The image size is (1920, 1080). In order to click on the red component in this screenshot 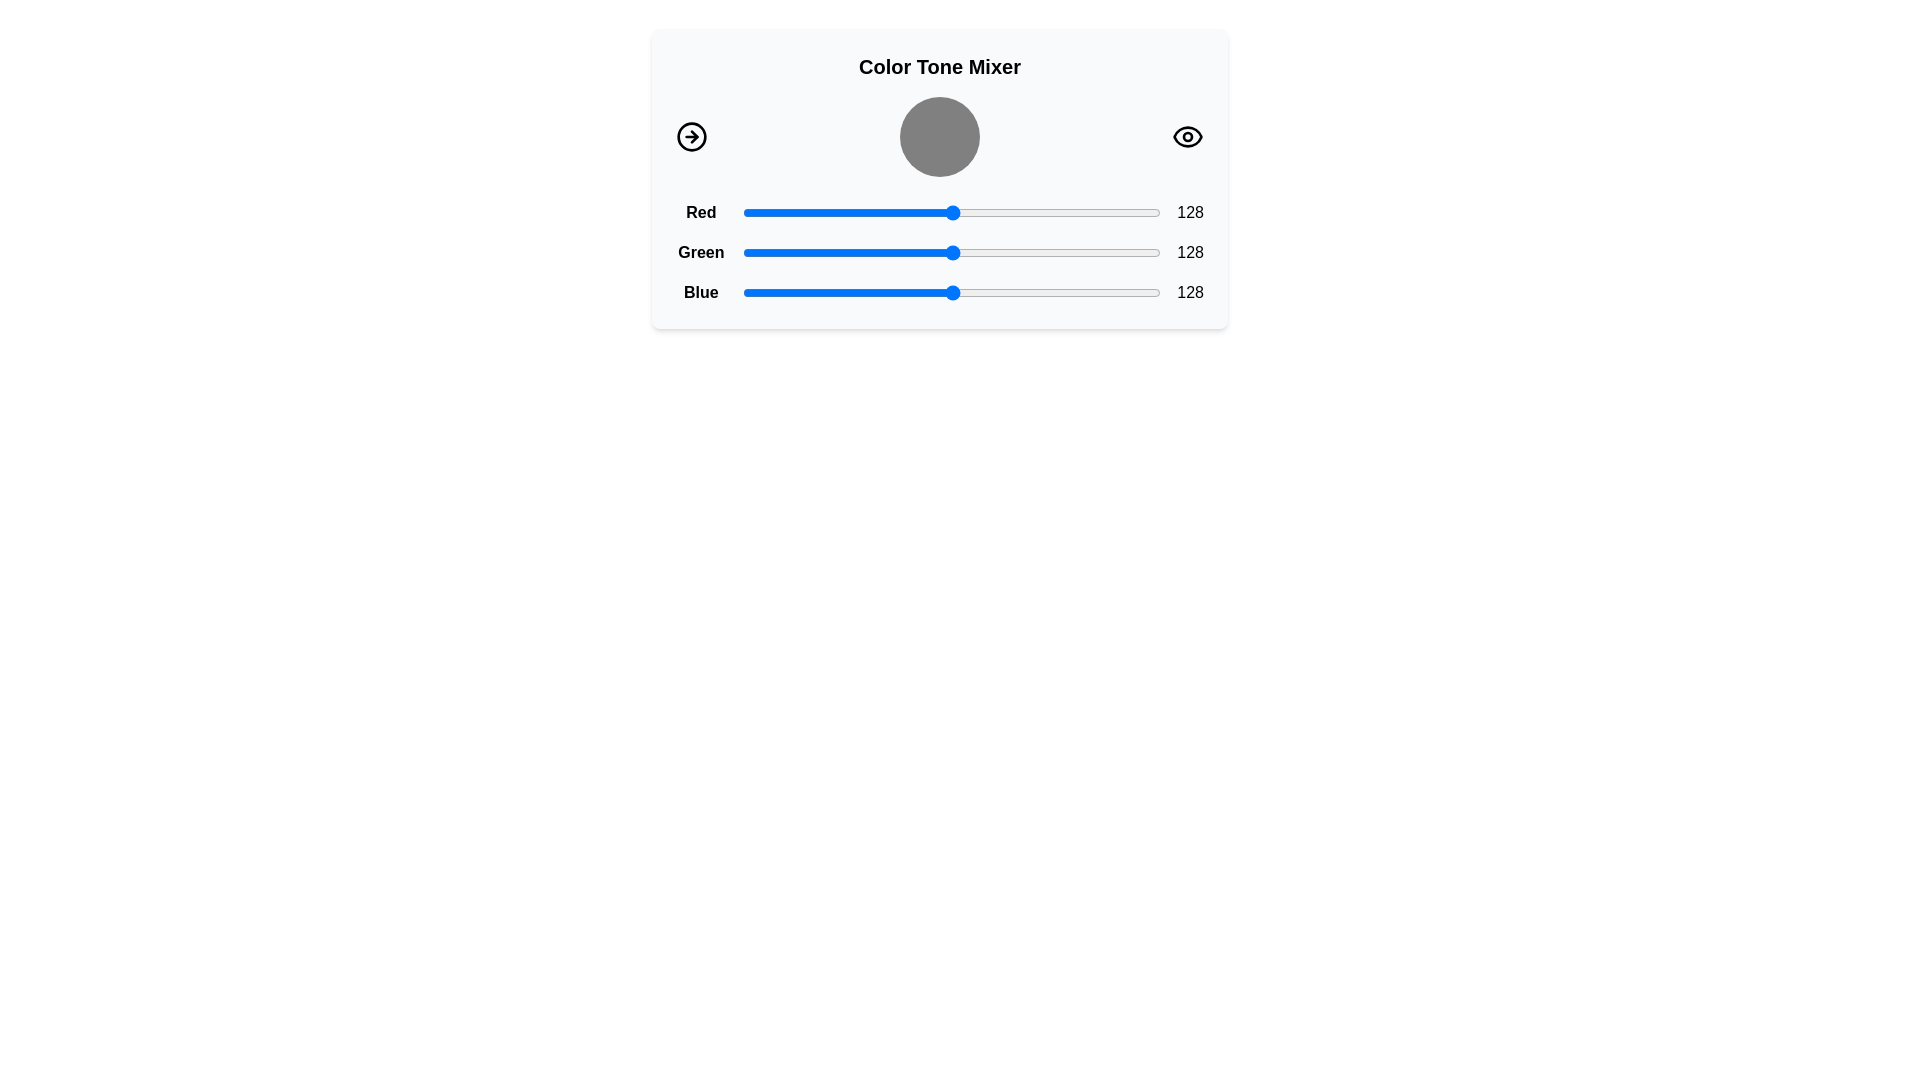, I will do `click(1107, 212)`.